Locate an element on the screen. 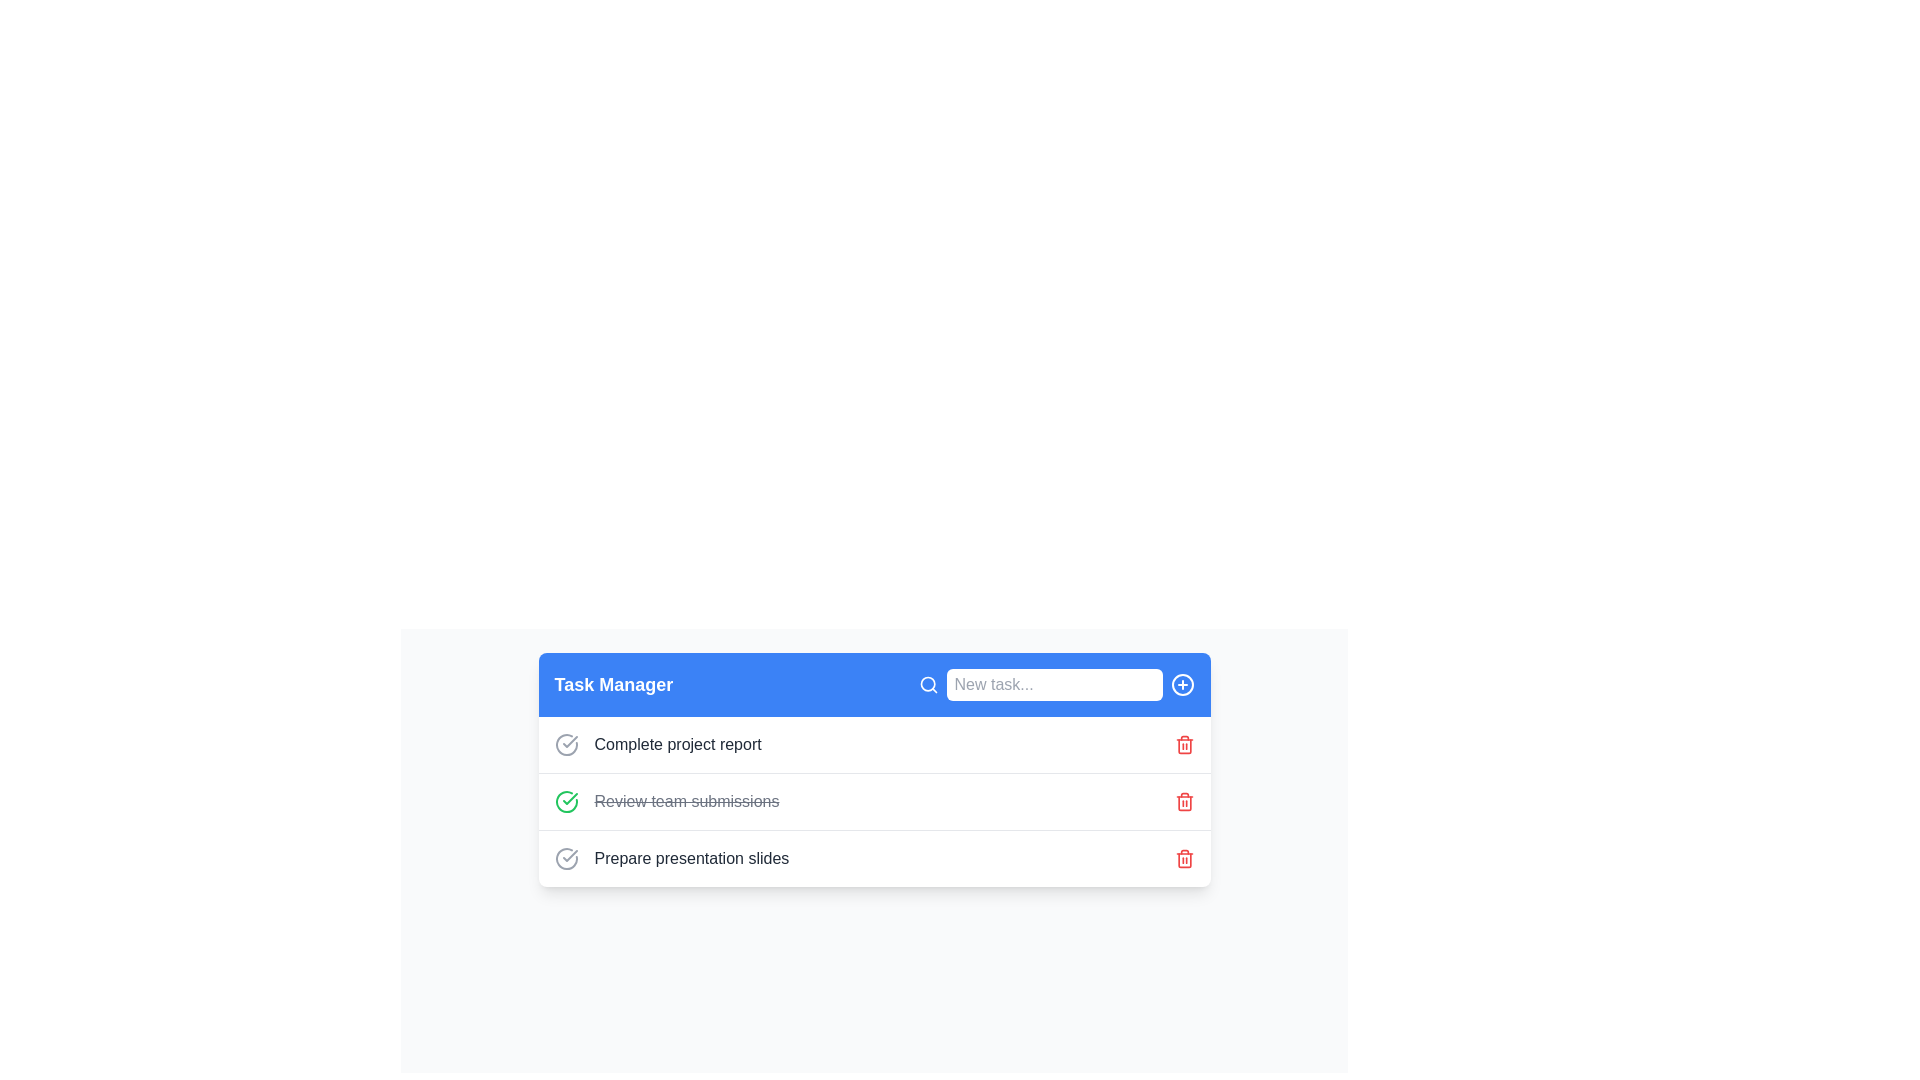 The image size is (1920, 1080). the circular graphical icon with a green boundary that represents a check mark indicator, located to the left of the 'Review team submissions' task item in the task manager interface is located at coordinates (565, 801).